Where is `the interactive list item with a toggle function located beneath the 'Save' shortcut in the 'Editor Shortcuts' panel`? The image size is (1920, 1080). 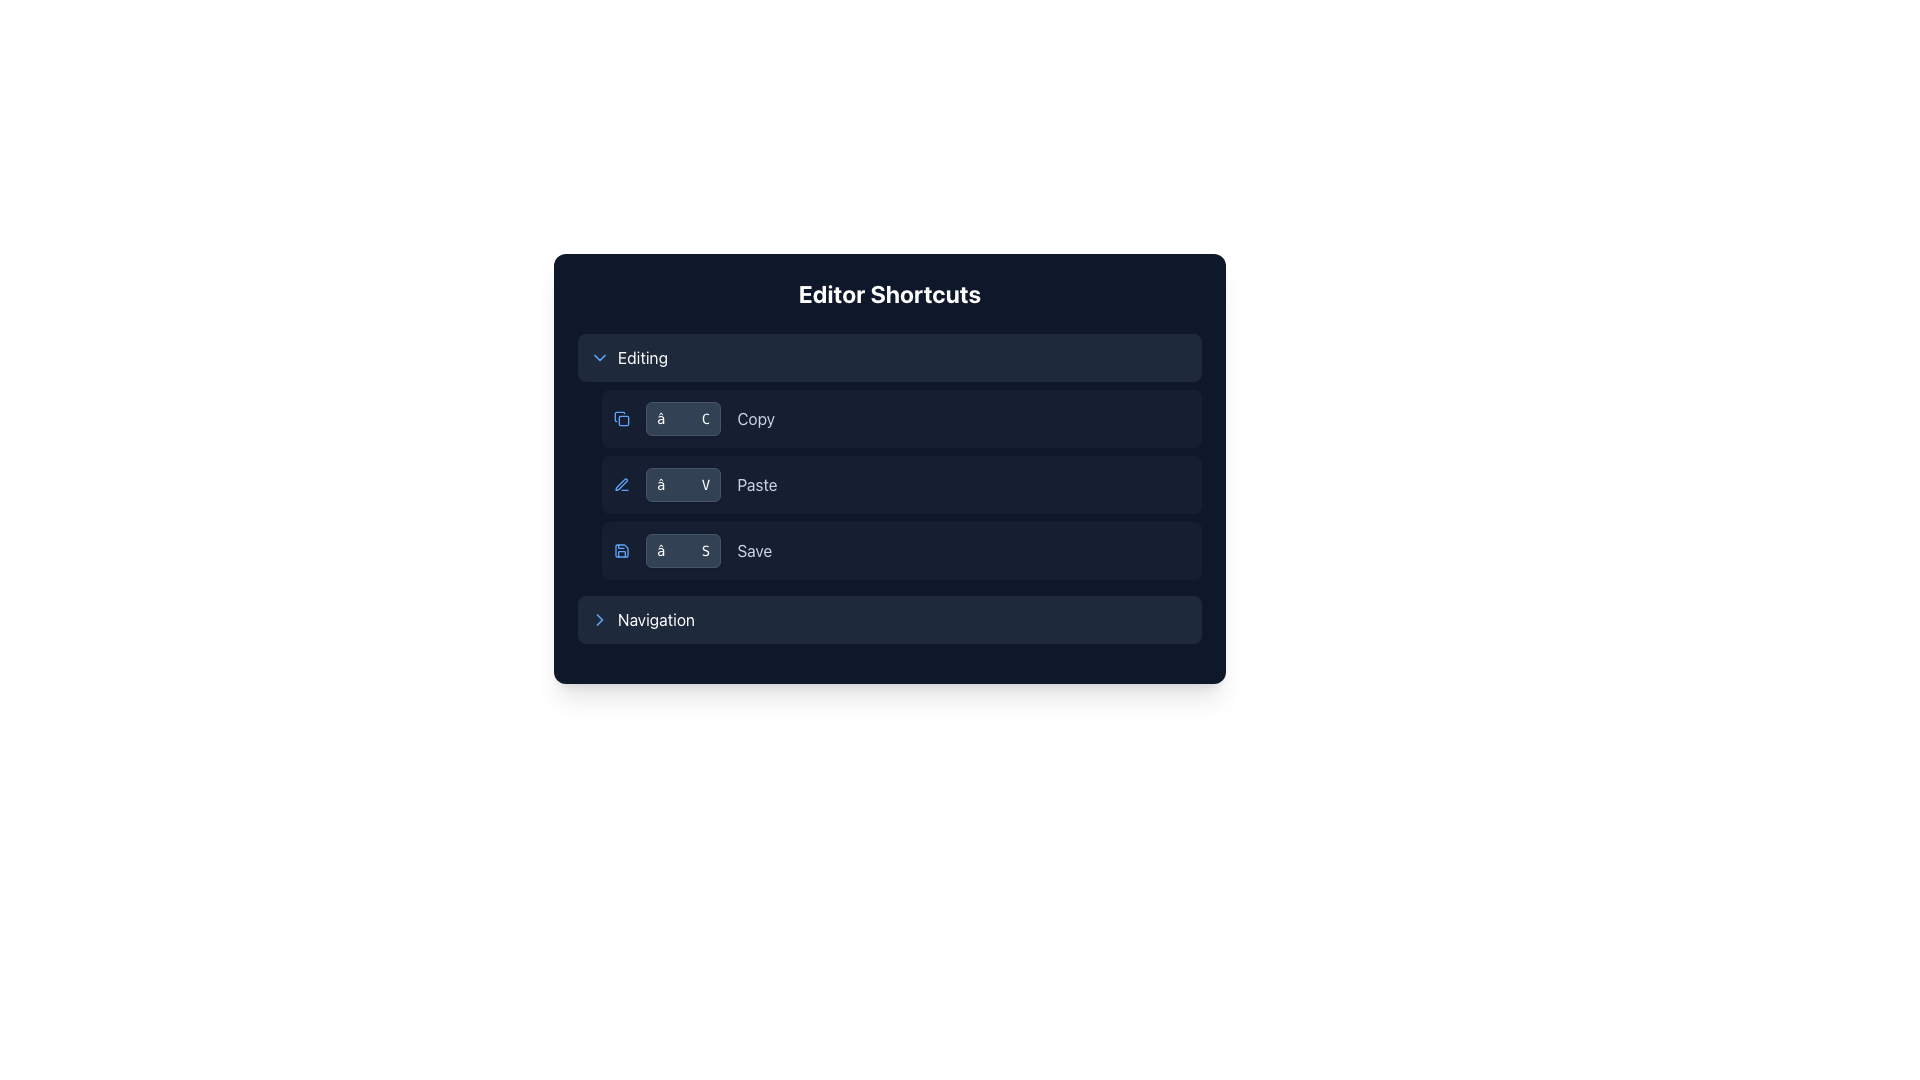
the interactive list item with a toggle function located beneath the 'Save' shortcut in the 'Editor Shortcuts' panel is located at coordinates (888, 619).